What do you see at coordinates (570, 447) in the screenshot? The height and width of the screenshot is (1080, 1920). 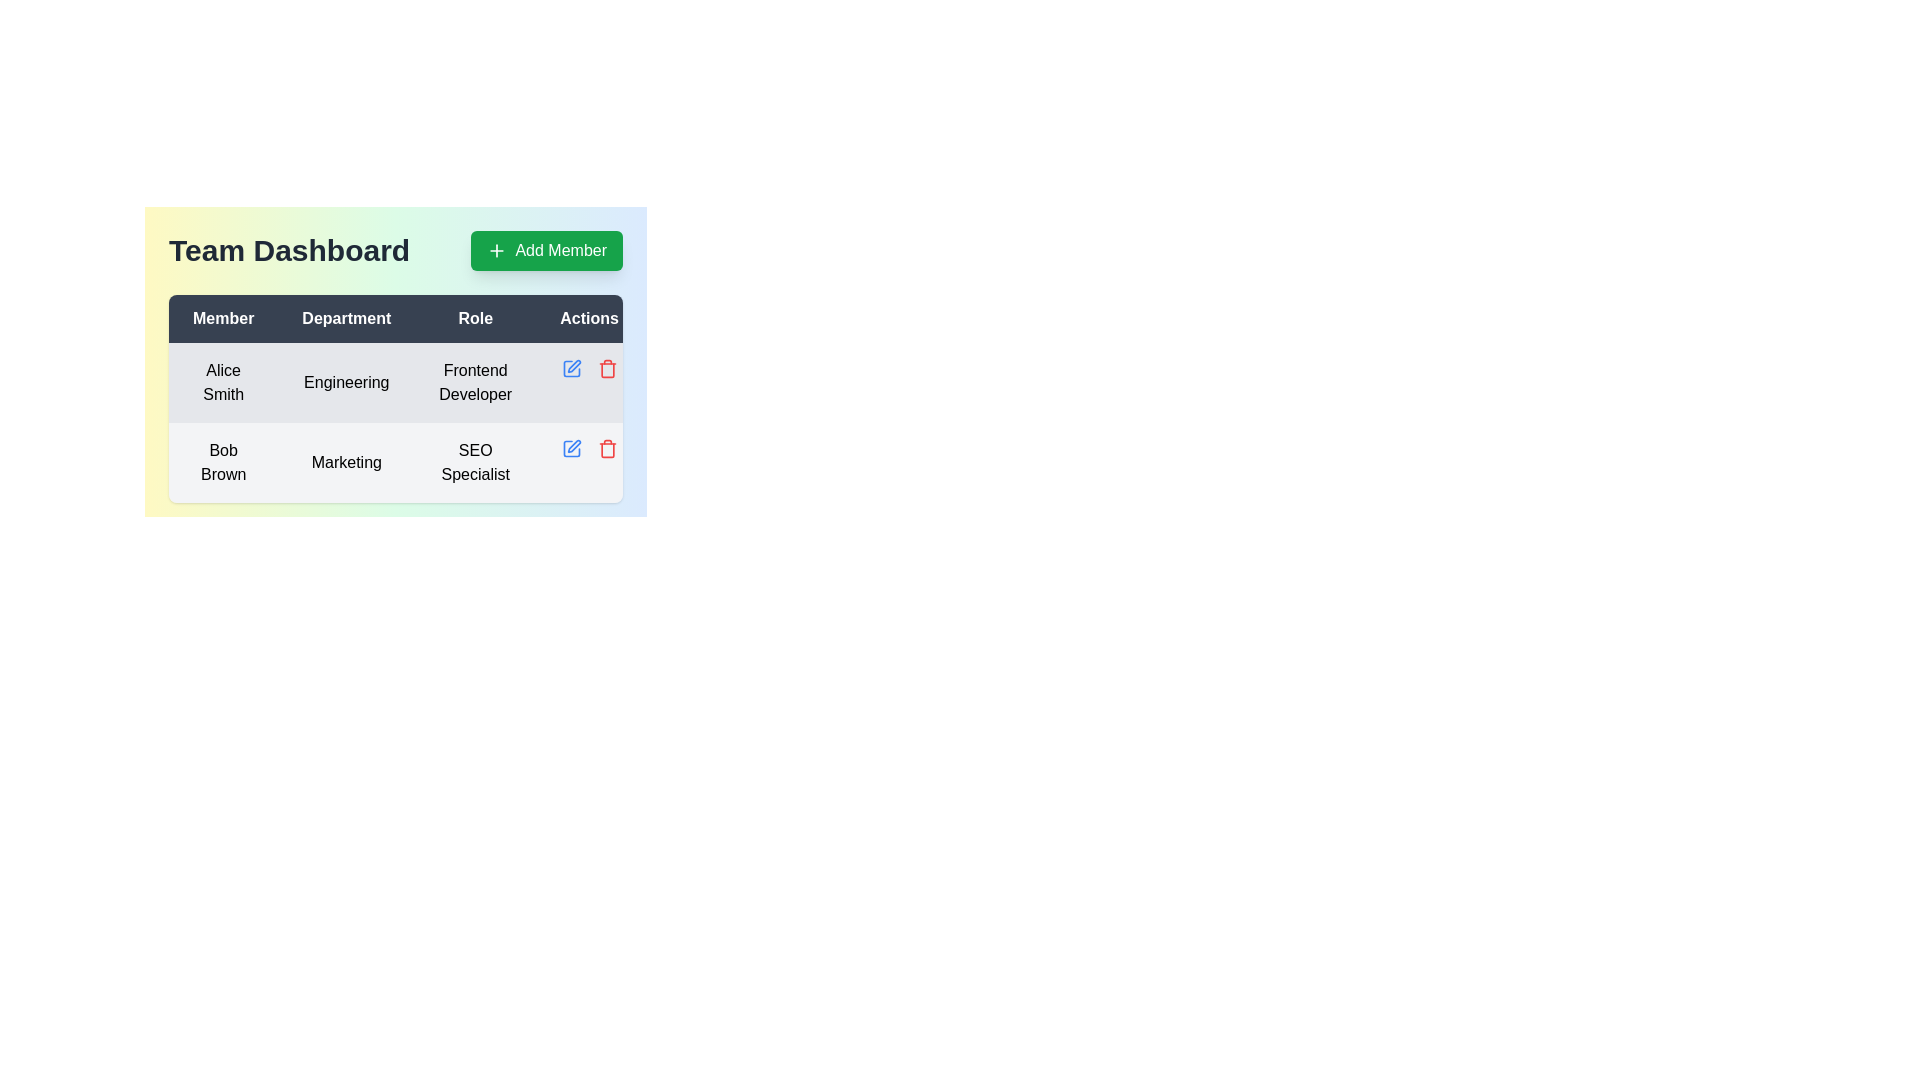 I see `the blue pen icon button located in the 'Actions' column of the second row in the 'Team Dashboard' card` at bounding box center [570, 447].